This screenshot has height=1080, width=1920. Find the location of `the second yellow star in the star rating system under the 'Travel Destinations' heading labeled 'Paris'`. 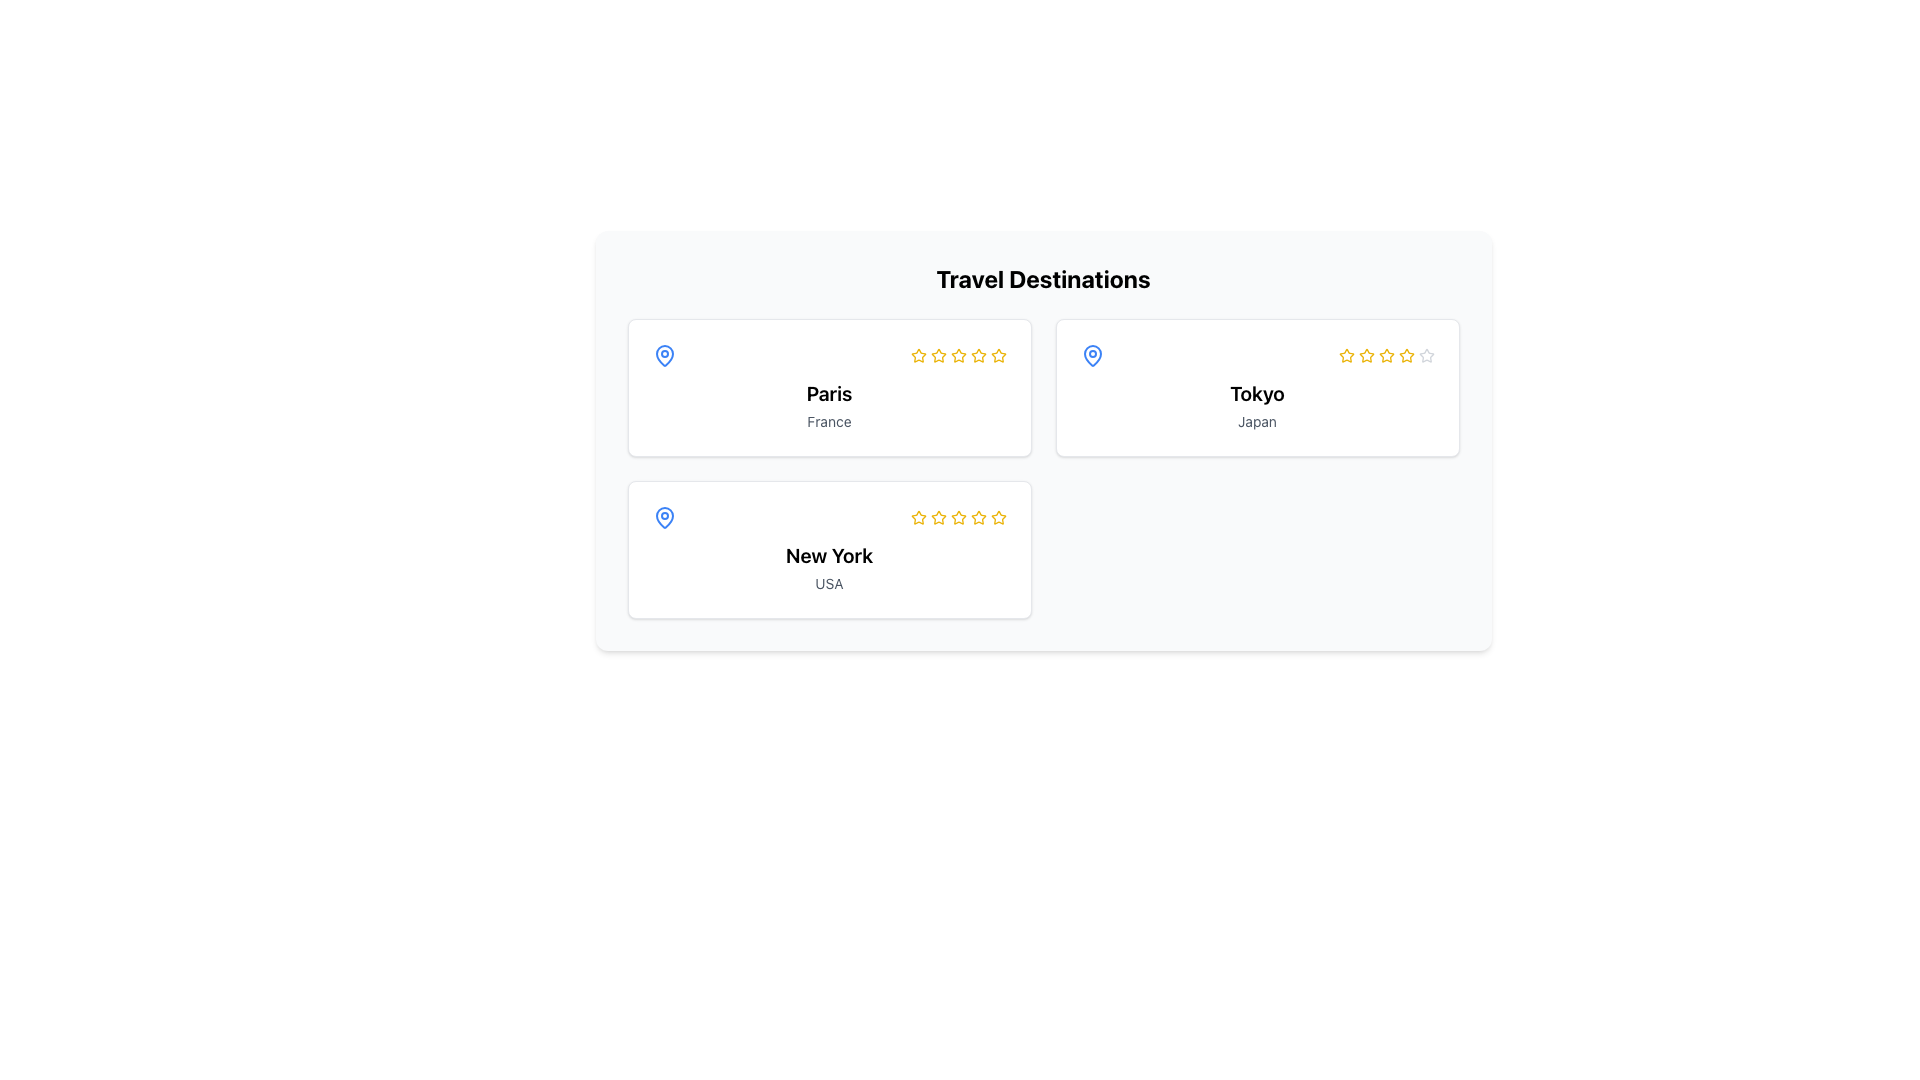

the second yellow star in the star rating system under the 'Travel Destinations' heading labeled 'Paris' is located at coordinates (937, 354).